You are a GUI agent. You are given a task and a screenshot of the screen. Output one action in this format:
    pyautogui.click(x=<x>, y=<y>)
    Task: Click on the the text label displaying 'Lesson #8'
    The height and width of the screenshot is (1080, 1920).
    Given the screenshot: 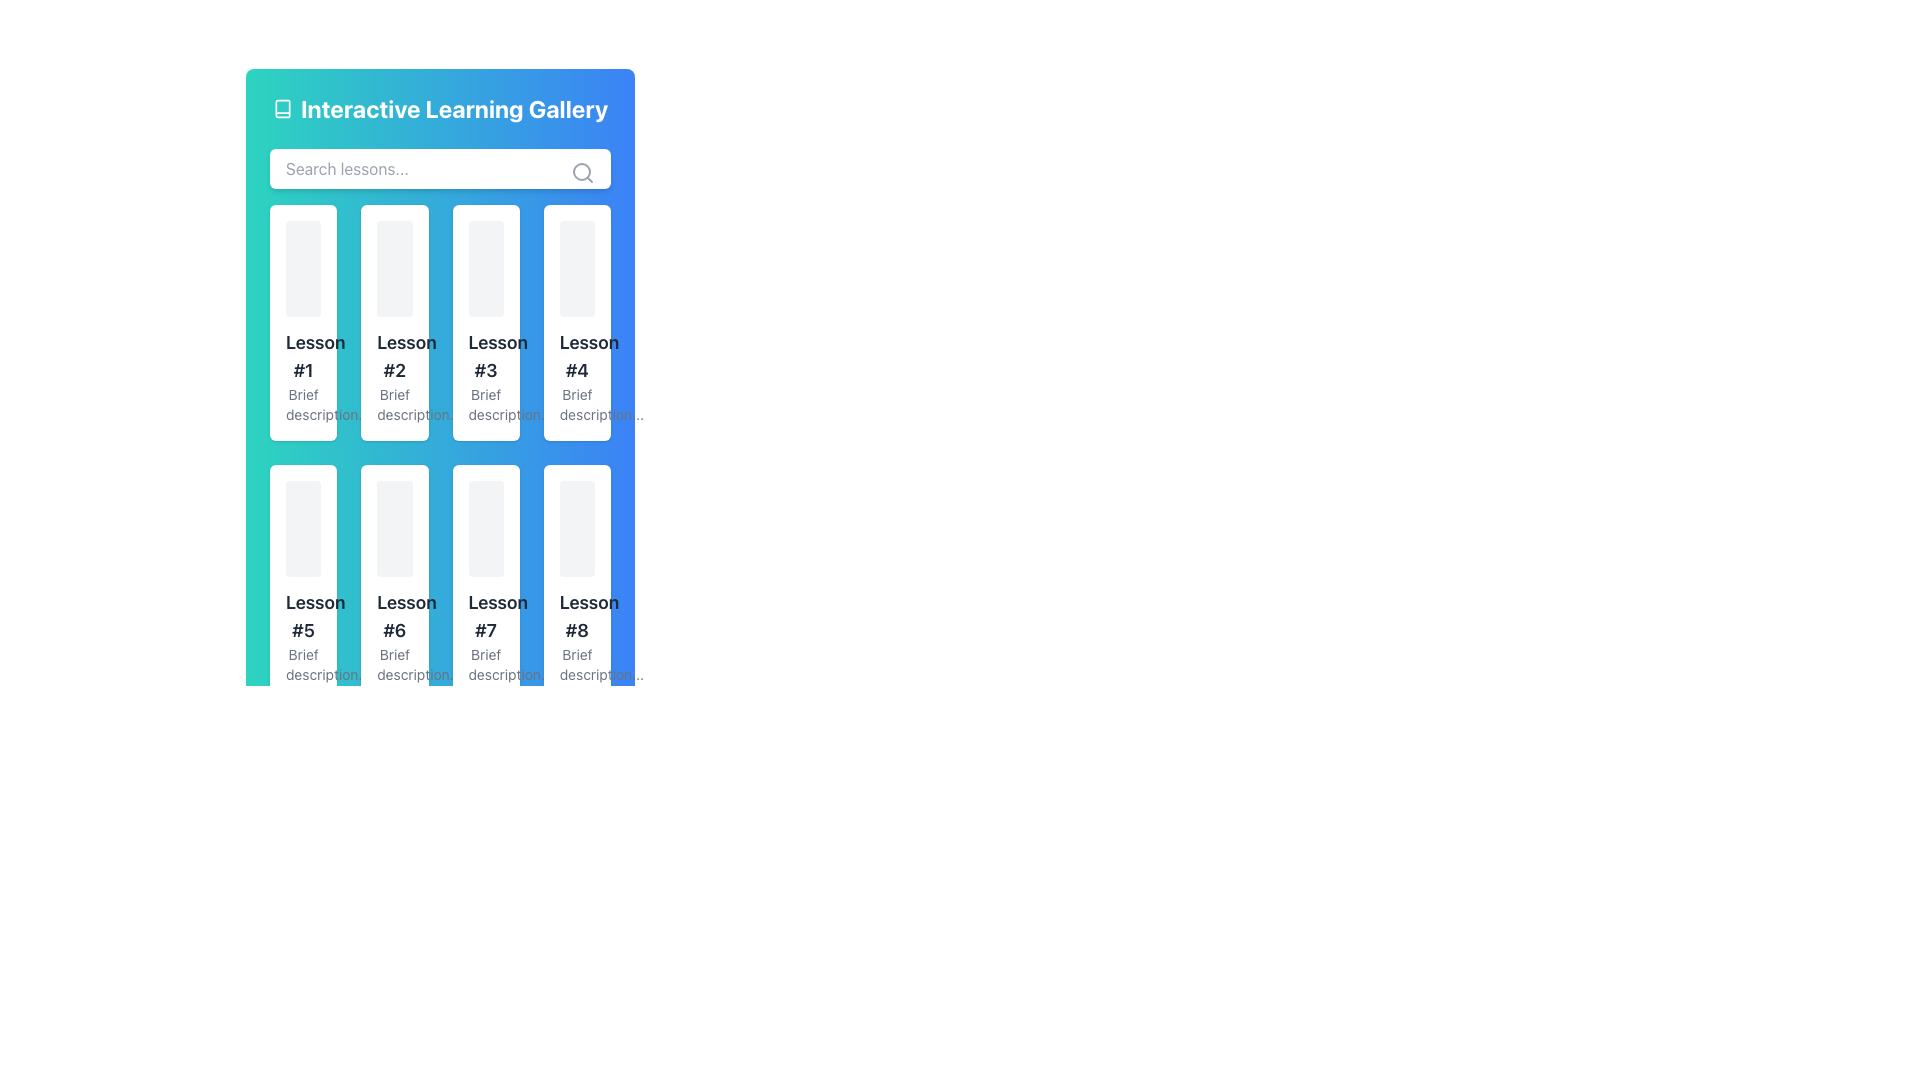 What is the action you would take?
    pyautogui.click(x=576, y=616)
    